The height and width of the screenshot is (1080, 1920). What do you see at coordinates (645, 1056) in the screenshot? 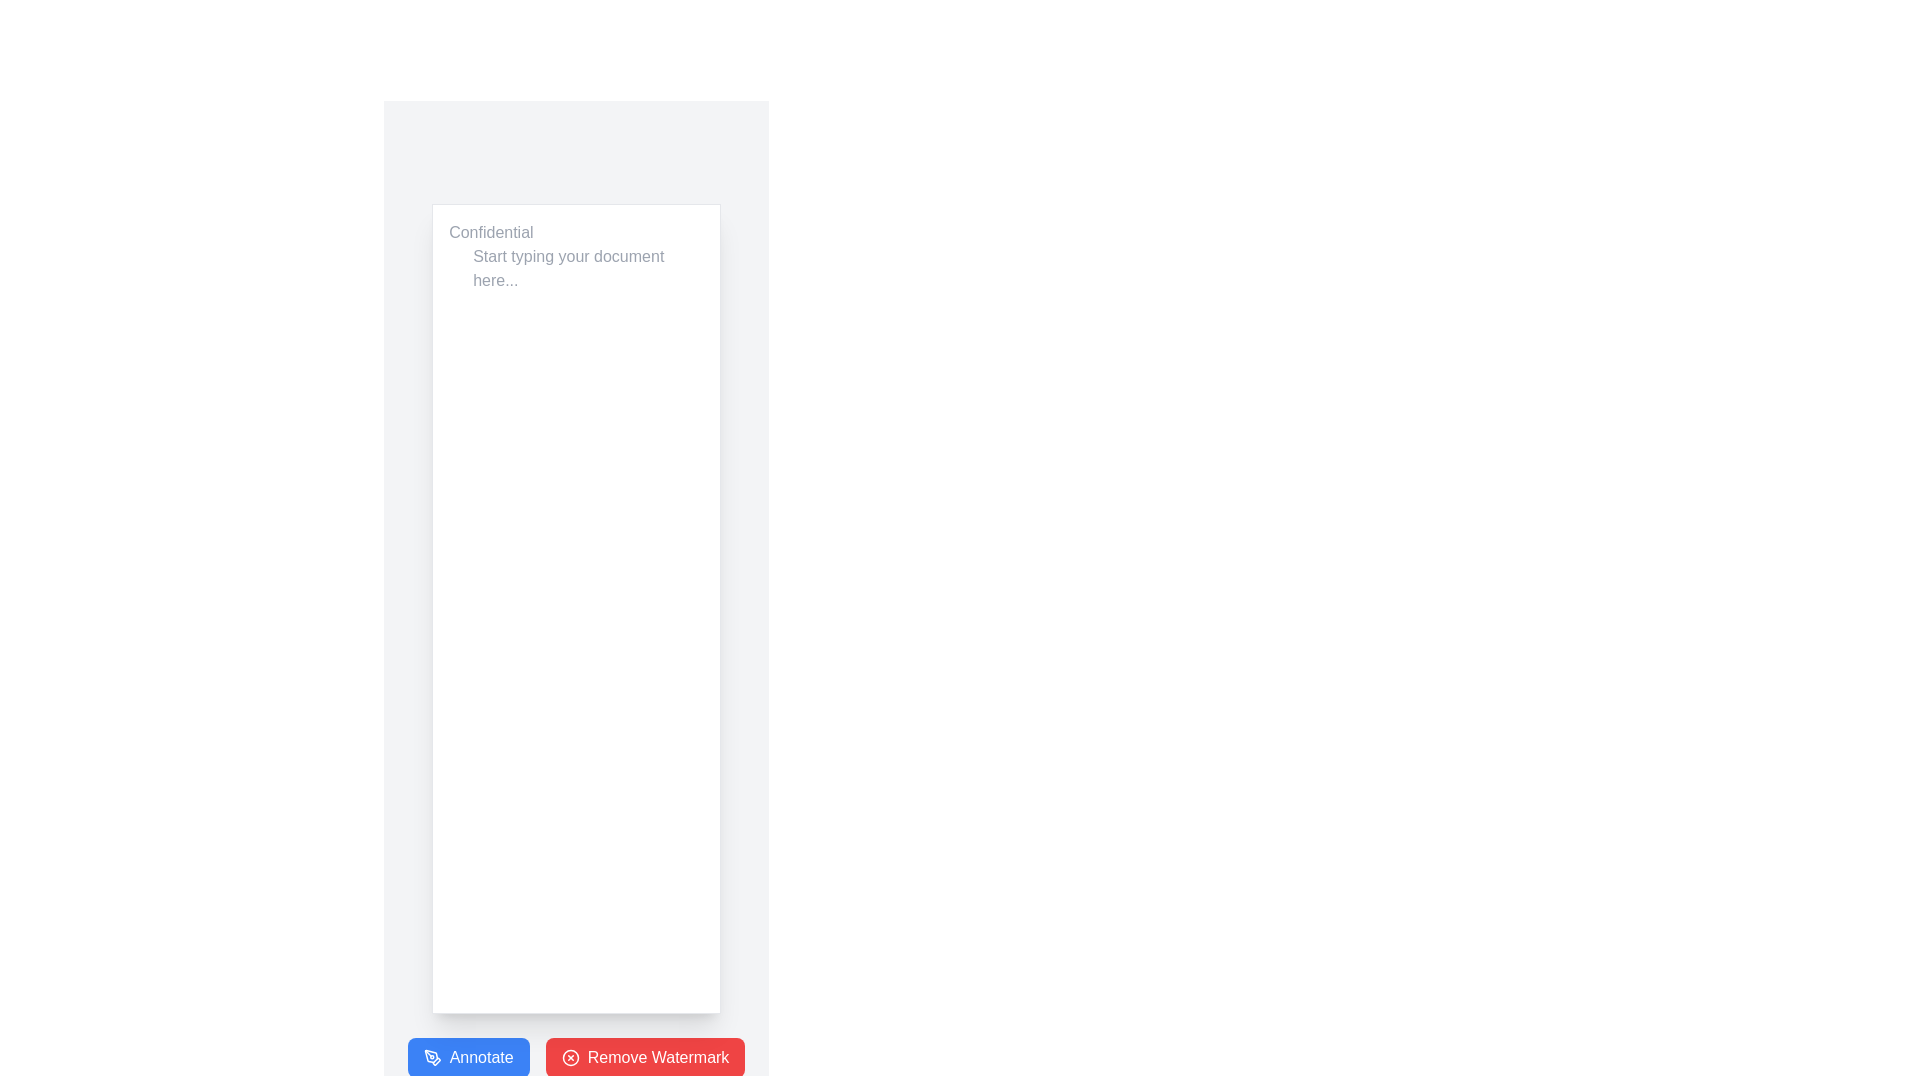
I see `the button located at the bottom right corner of the interface, next to the blue-colored 'Annotate' button` at bounding box center [645, 1056].